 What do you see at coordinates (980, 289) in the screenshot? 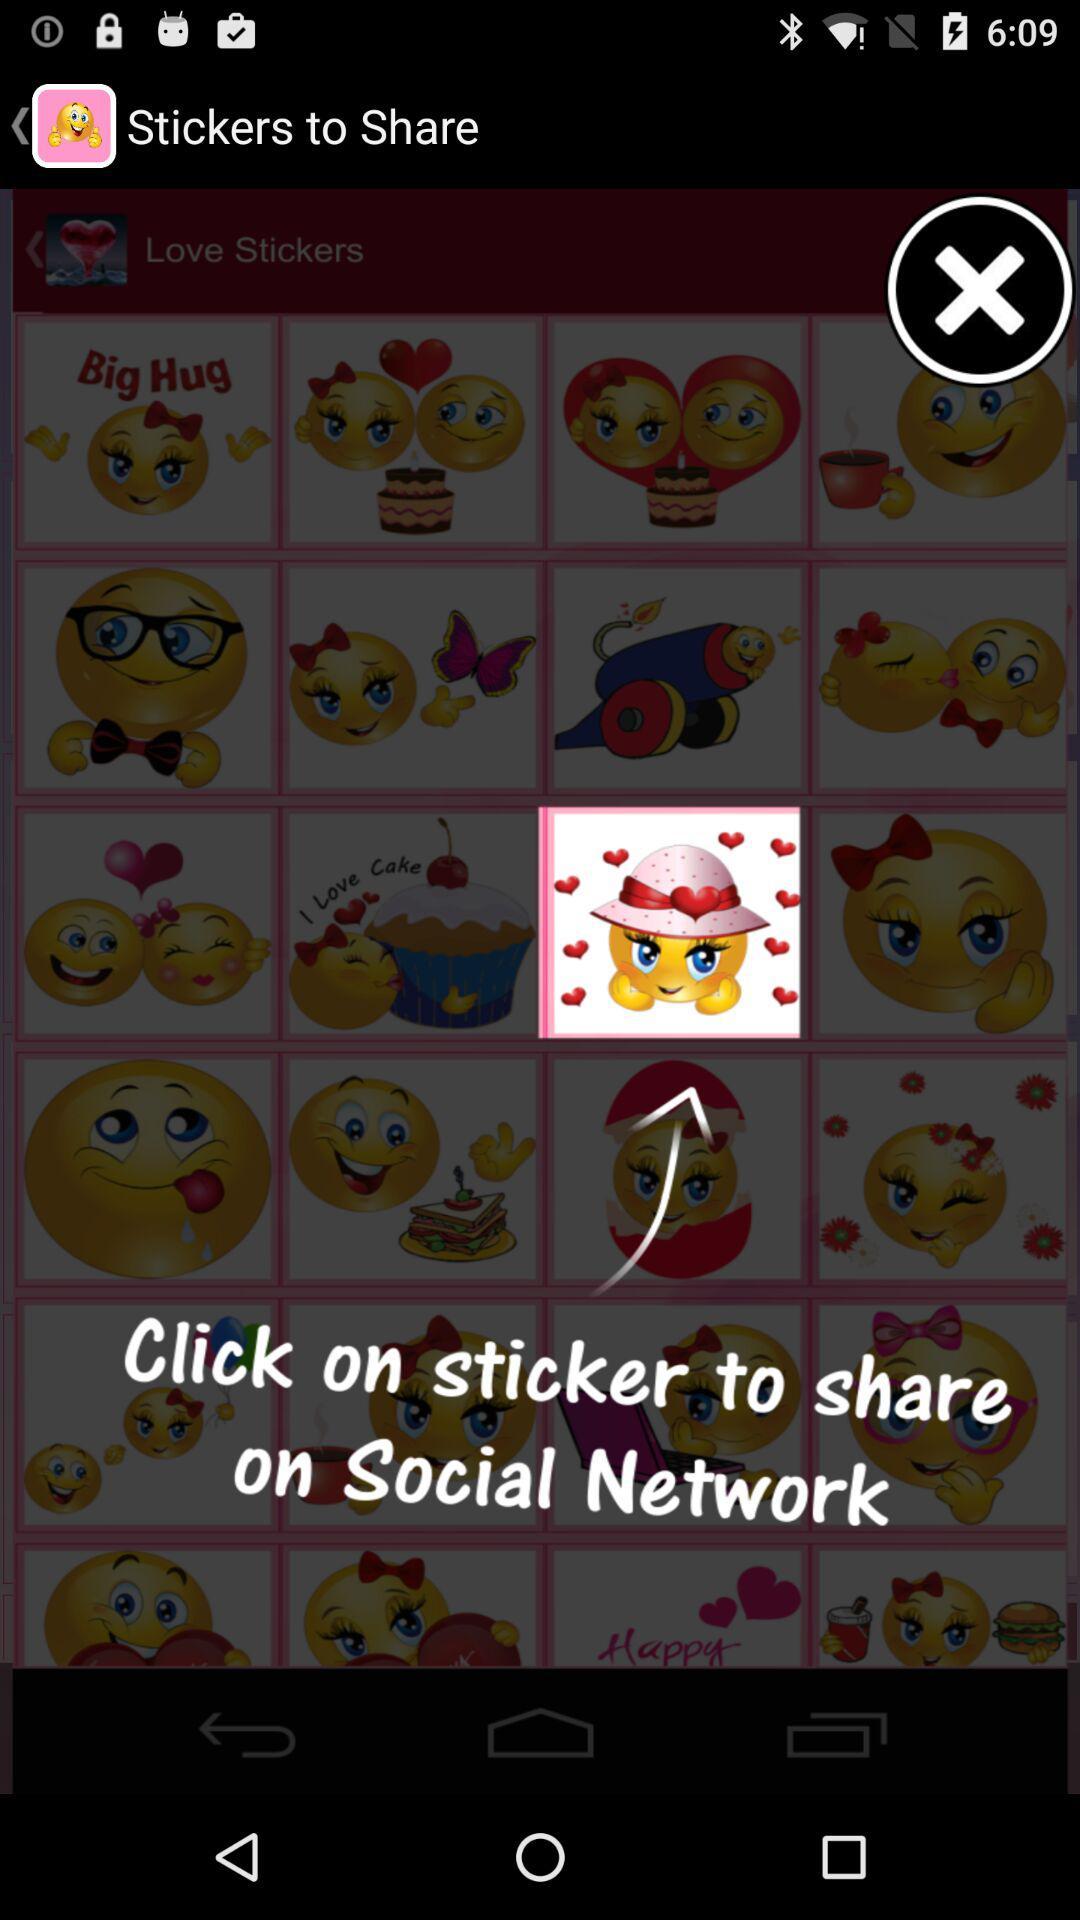
I see `page` at bounding box center [980, 289].